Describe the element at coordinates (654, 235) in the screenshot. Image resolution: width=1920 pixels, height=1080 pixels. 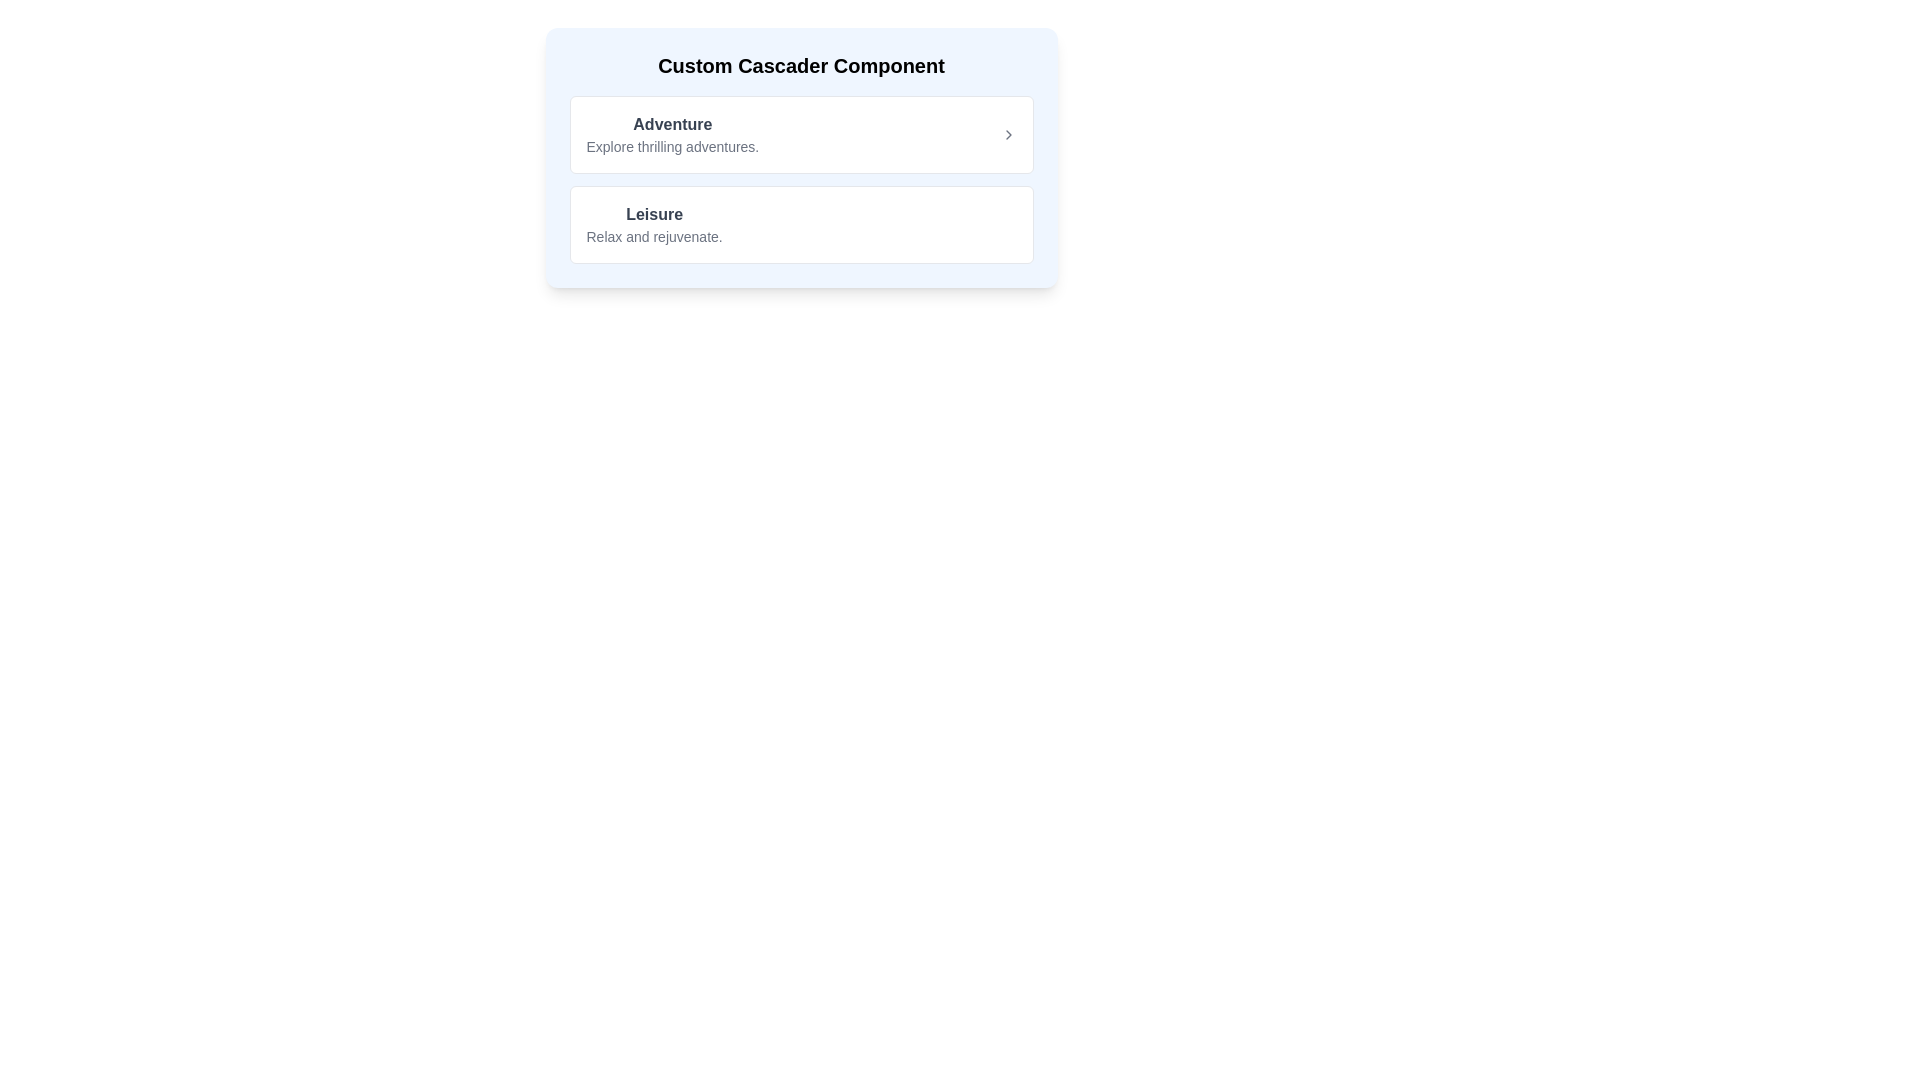
I see `the static text that serves as an informative subtitle beneath the 'Leisure' heading in the UI` at that location.